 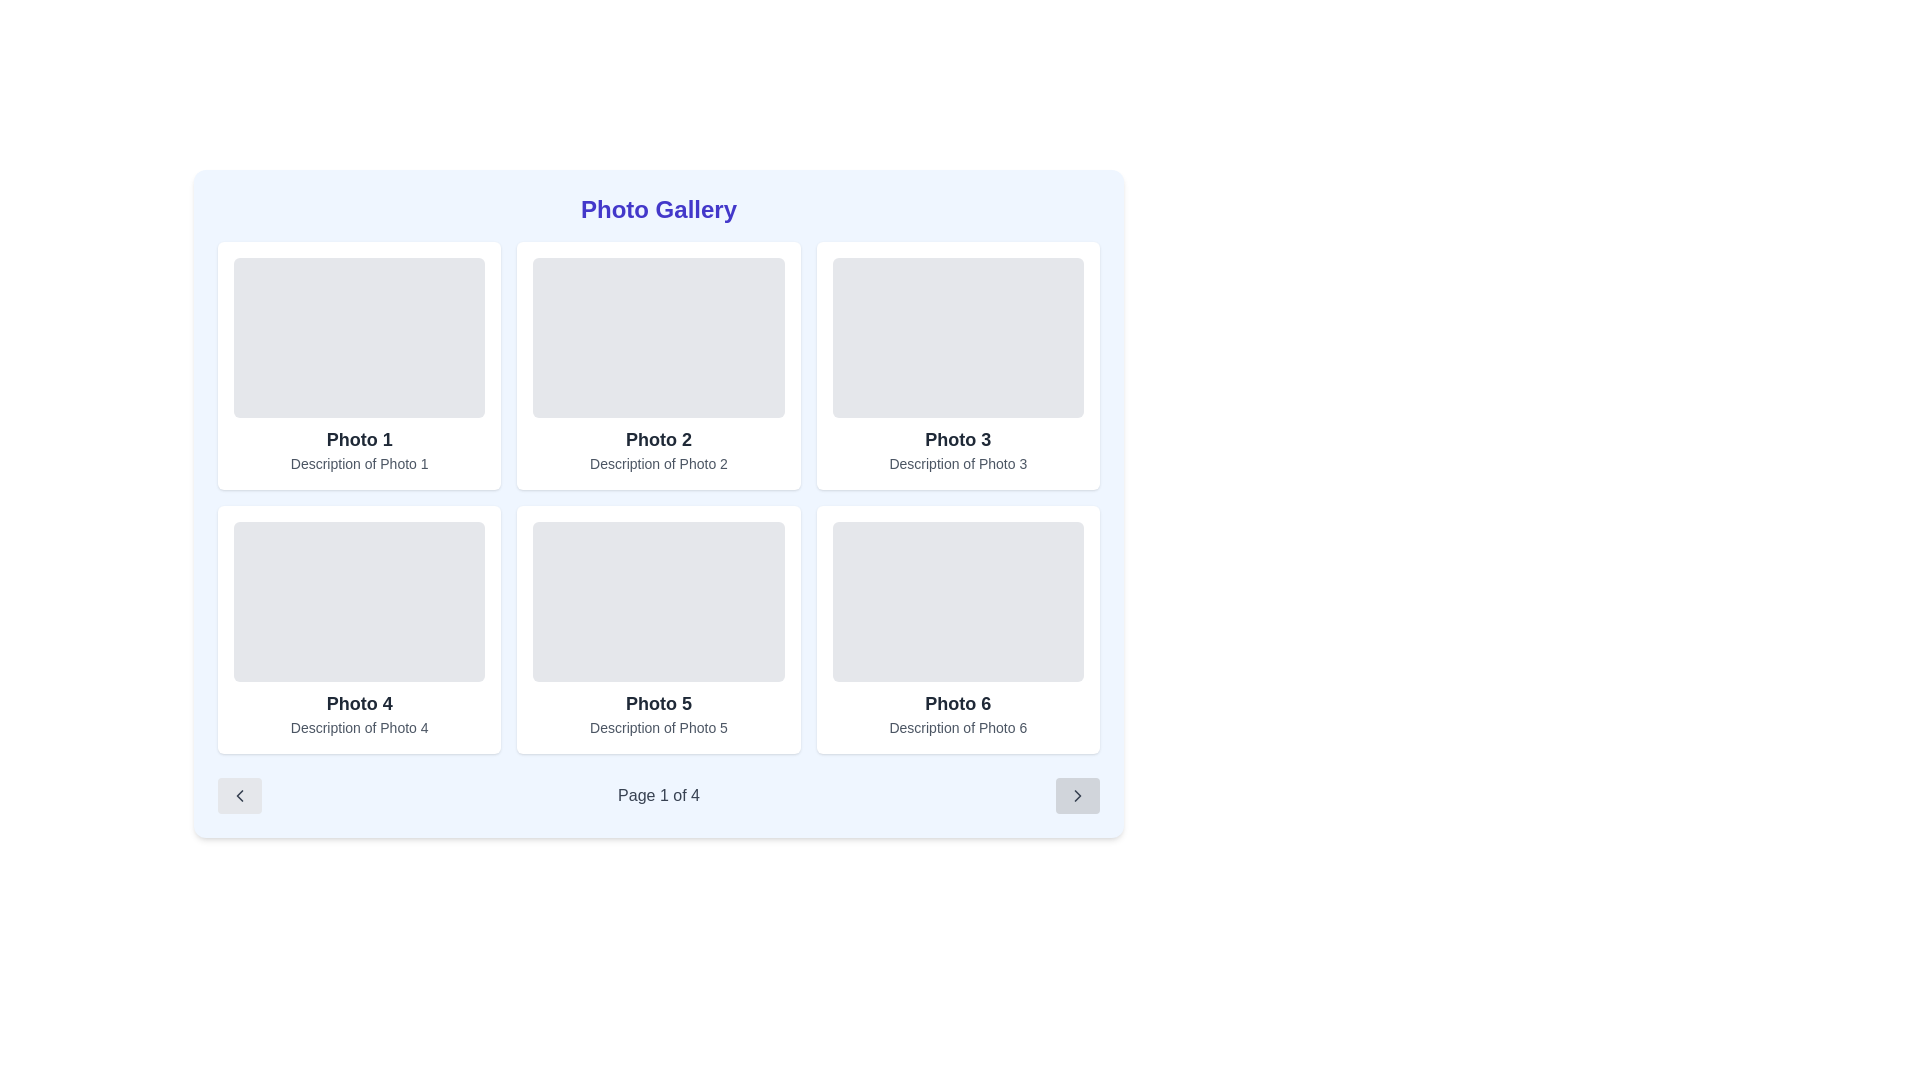 What do you see at coordinates (359, 366) in the screenshot?
I see `the first Card component in the photo gallery` at bounding box center [359, 366].